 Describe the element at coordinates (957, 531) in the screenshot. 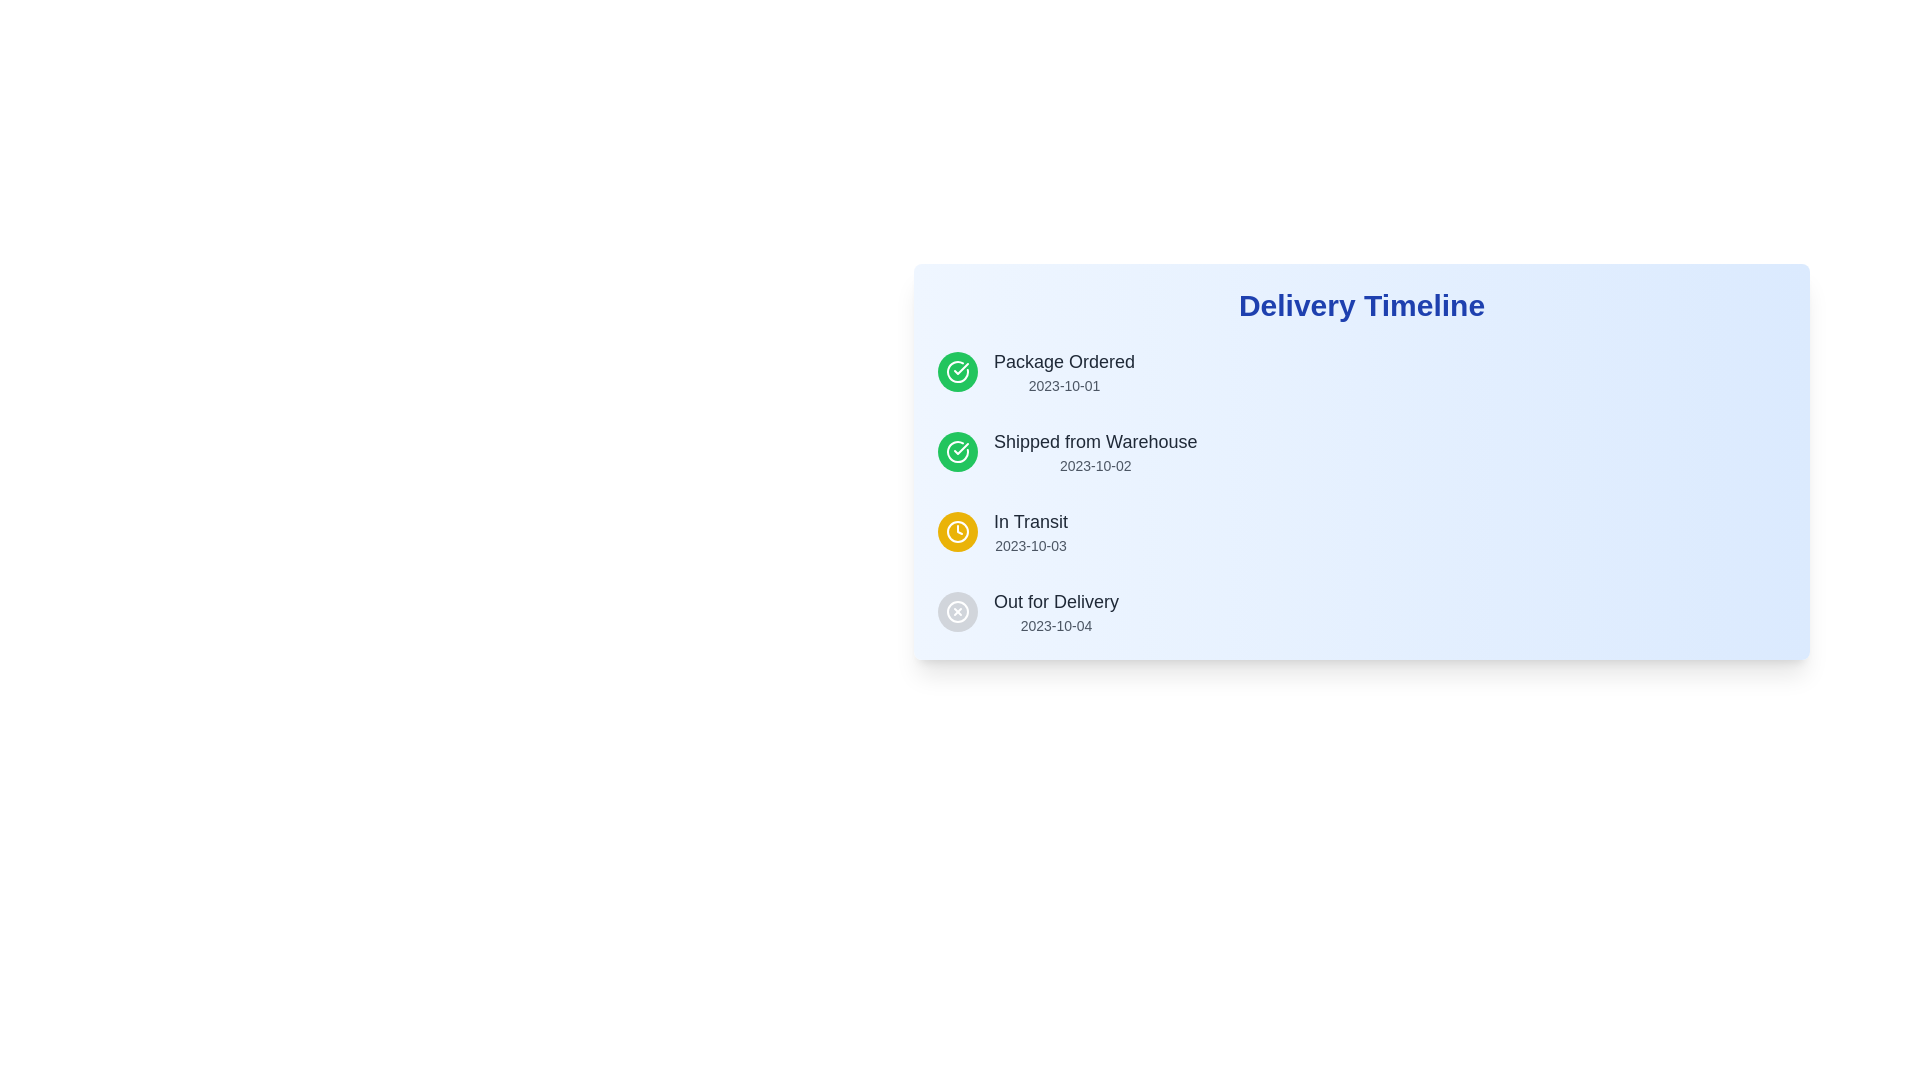

I see `the circular yellow icon with a white clock symbol, which is the third icon in the vertical sequence of status indicators on the delivery timeline interface, located to the left of the text 'In Transit' and '2023-10-03'` at that location.